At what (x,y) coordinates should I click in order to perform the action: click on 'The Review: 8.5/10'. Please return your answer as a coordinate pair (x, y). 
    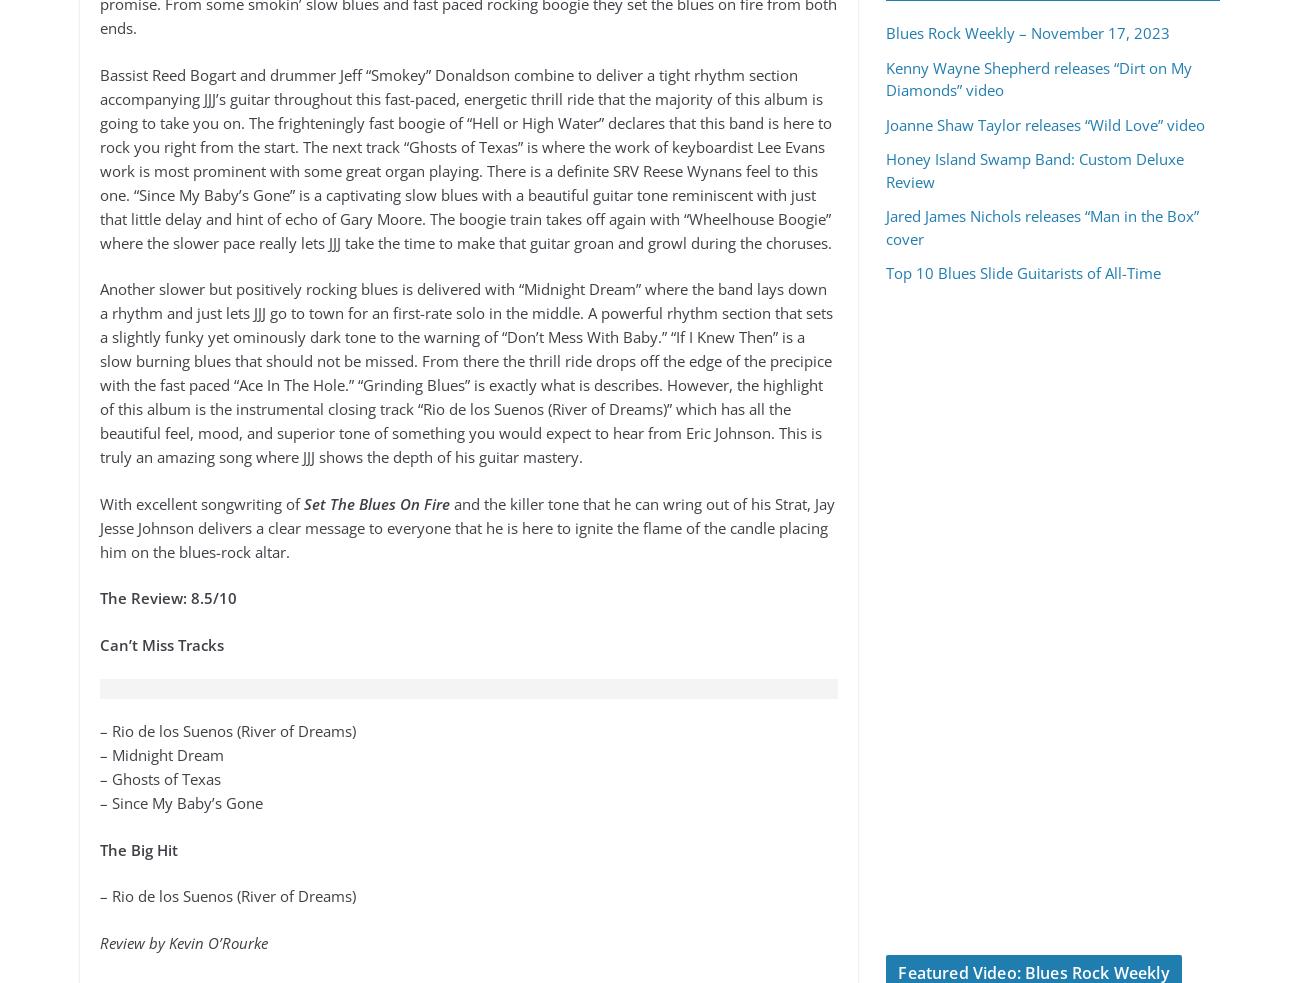
    Looking at the image, I should click on (168, 597).